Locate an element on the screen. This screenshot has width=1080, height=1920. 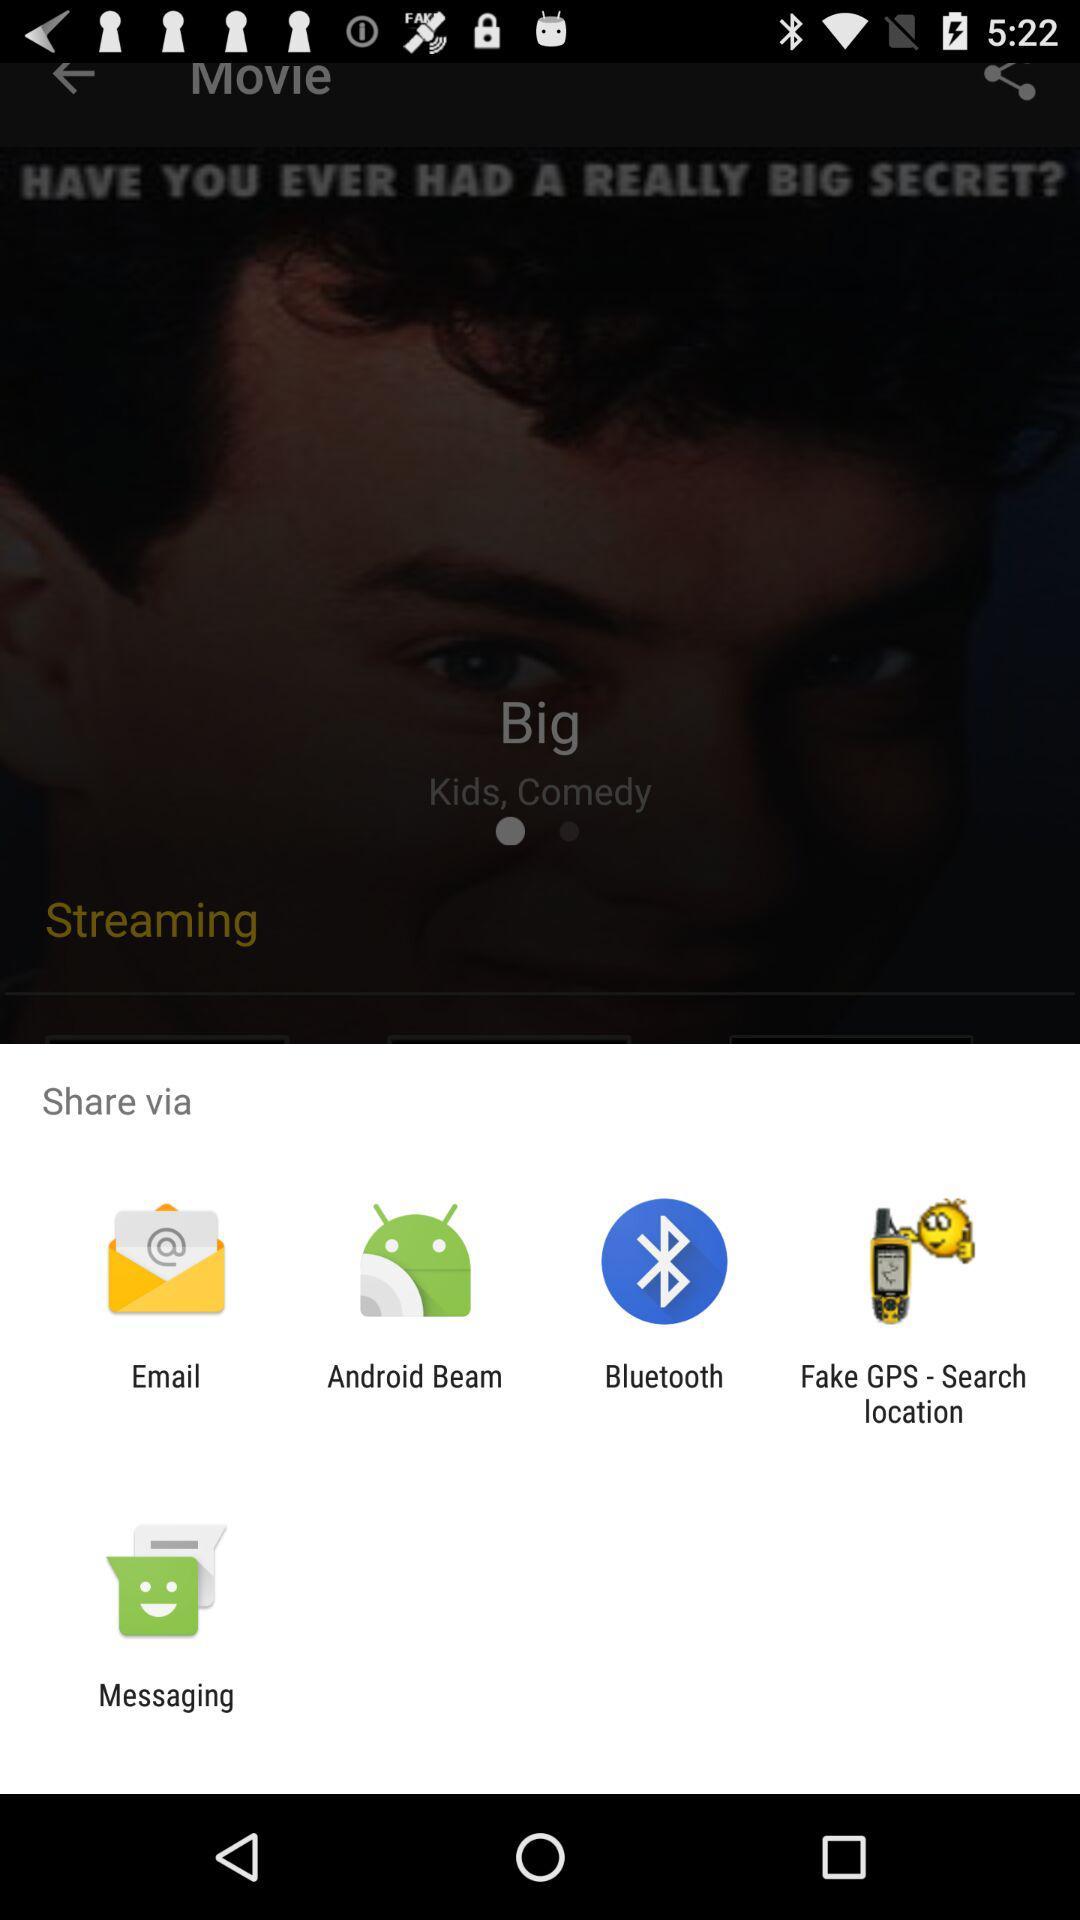
item next to android beam app is located at coordinates (165, 1392).